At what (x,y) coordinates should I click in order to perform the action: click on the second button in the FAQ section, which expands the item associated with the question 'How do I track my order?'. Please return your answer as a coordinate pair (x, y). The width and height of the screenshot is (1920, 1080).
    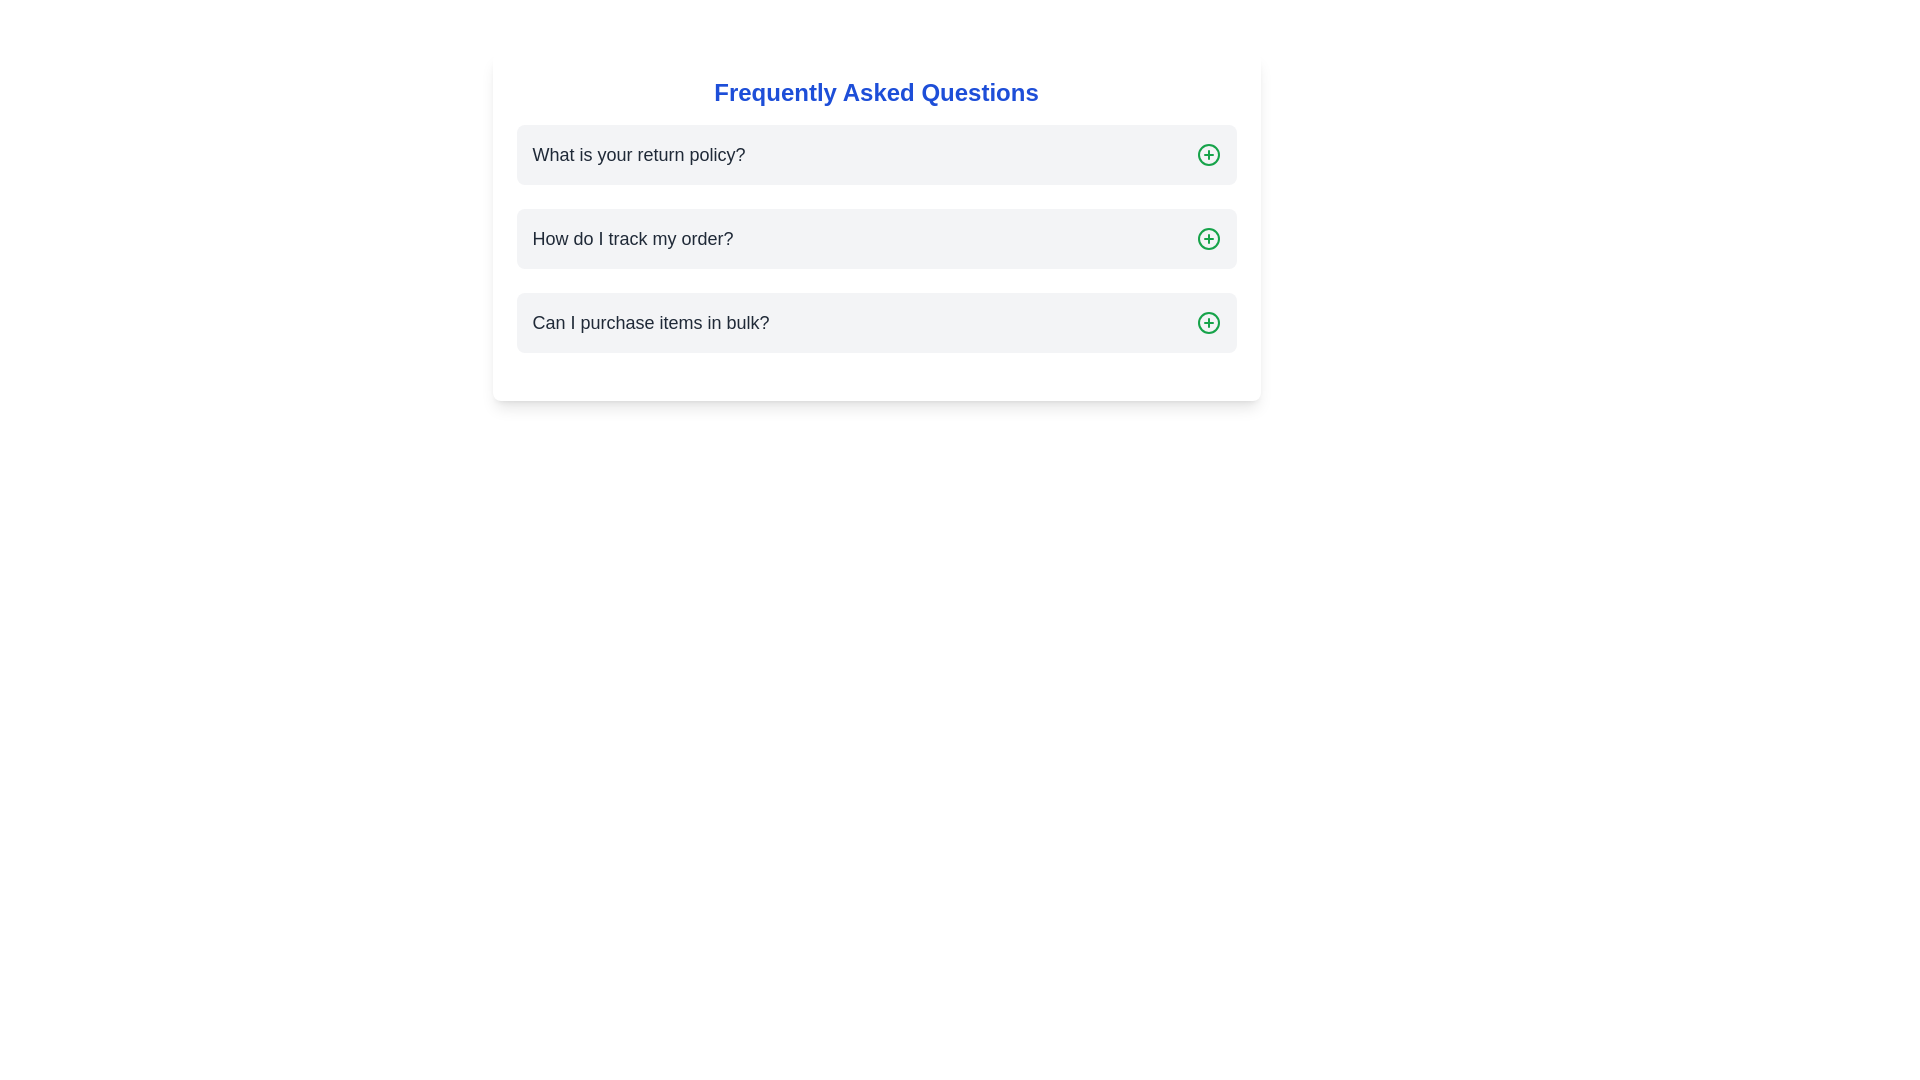
    Looking at the image, I should click on (1207, 238).